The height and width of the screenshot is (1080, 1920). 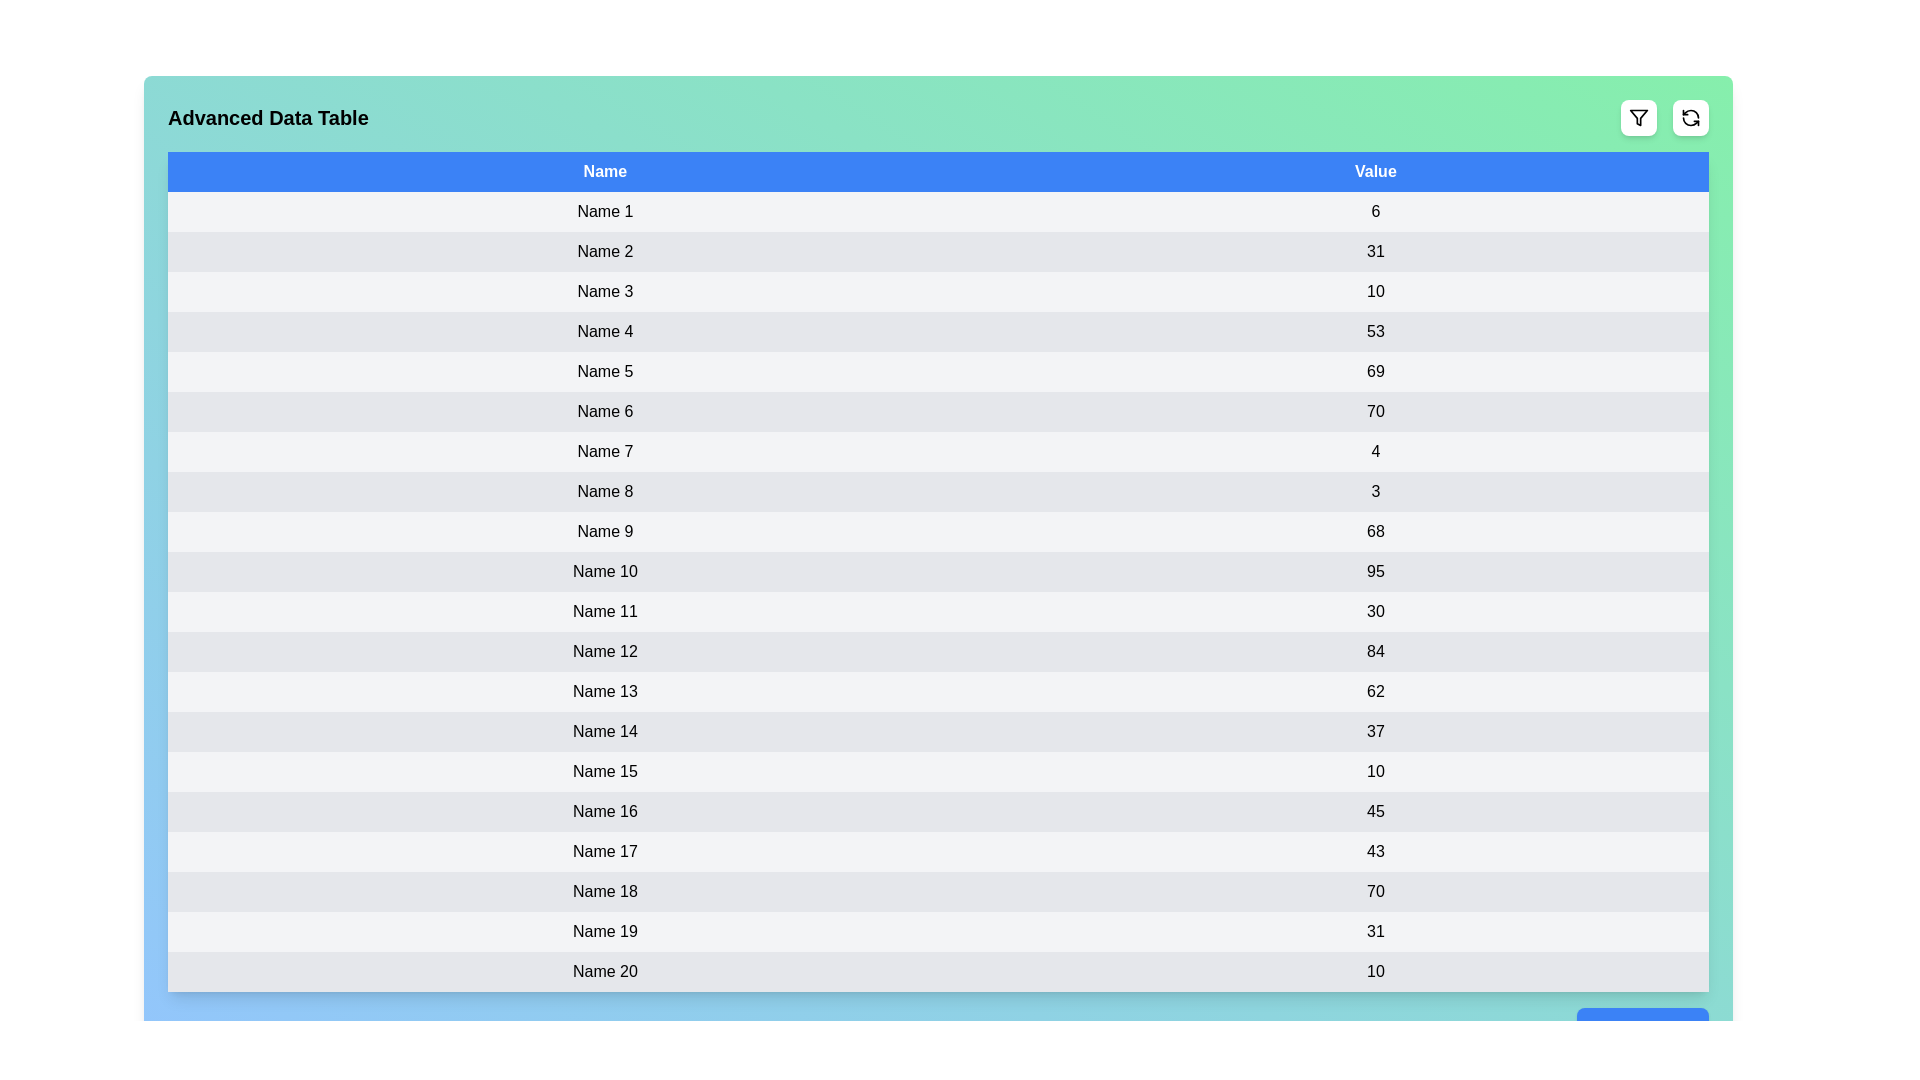 I want to click on the refresh button to refresh the data in the table, so click(x=1689, y=118).